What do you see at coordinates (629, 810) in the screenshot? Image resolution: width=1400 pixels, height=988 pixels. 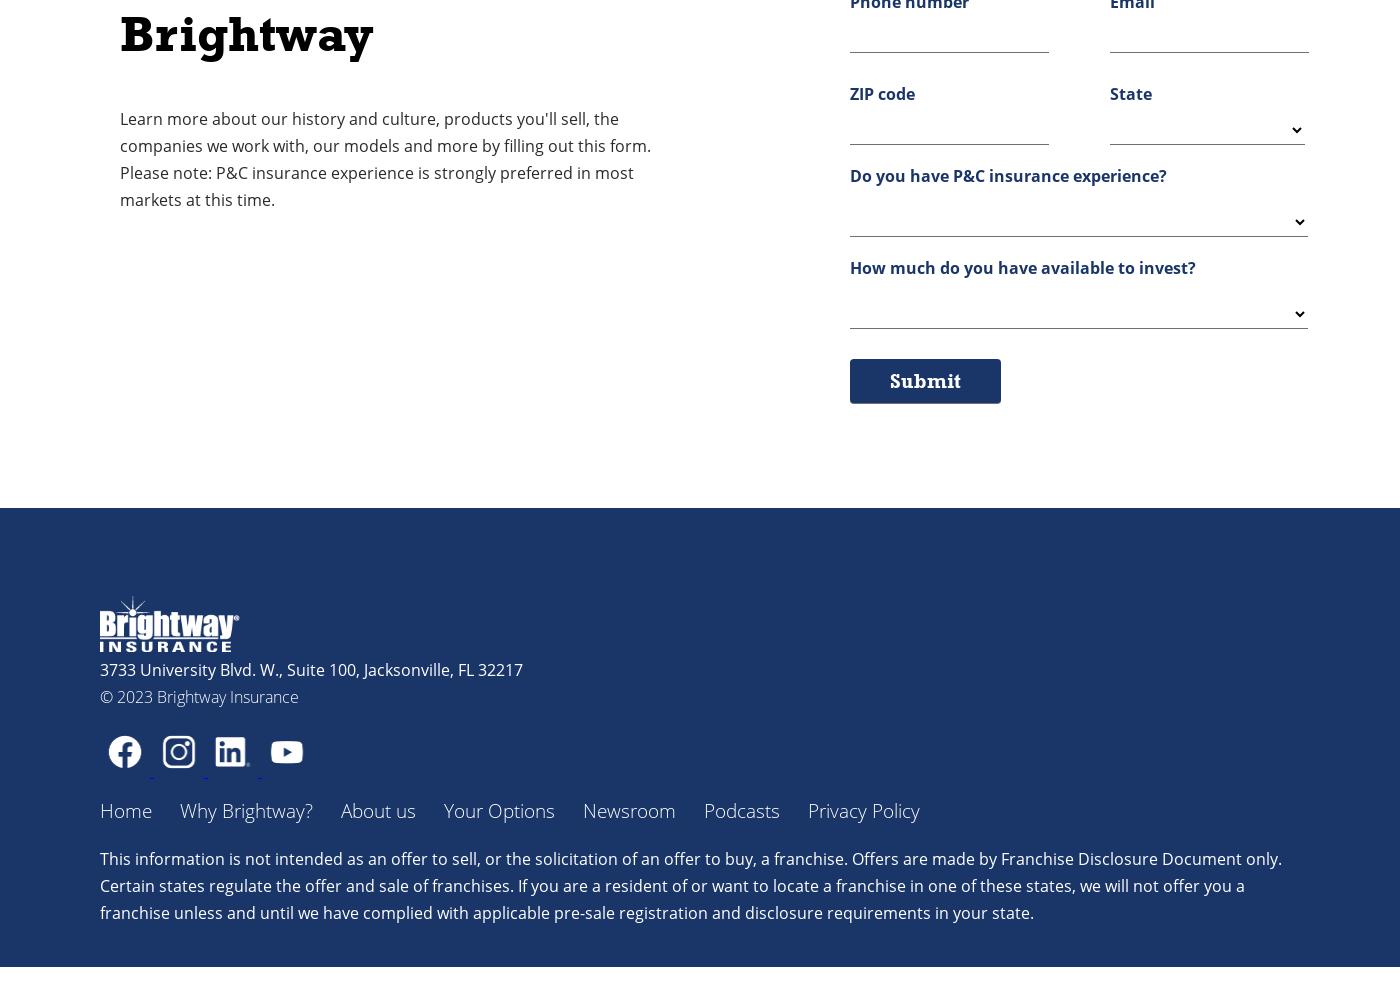 I see `'Newsroom'` at bounding box center [629, 810].